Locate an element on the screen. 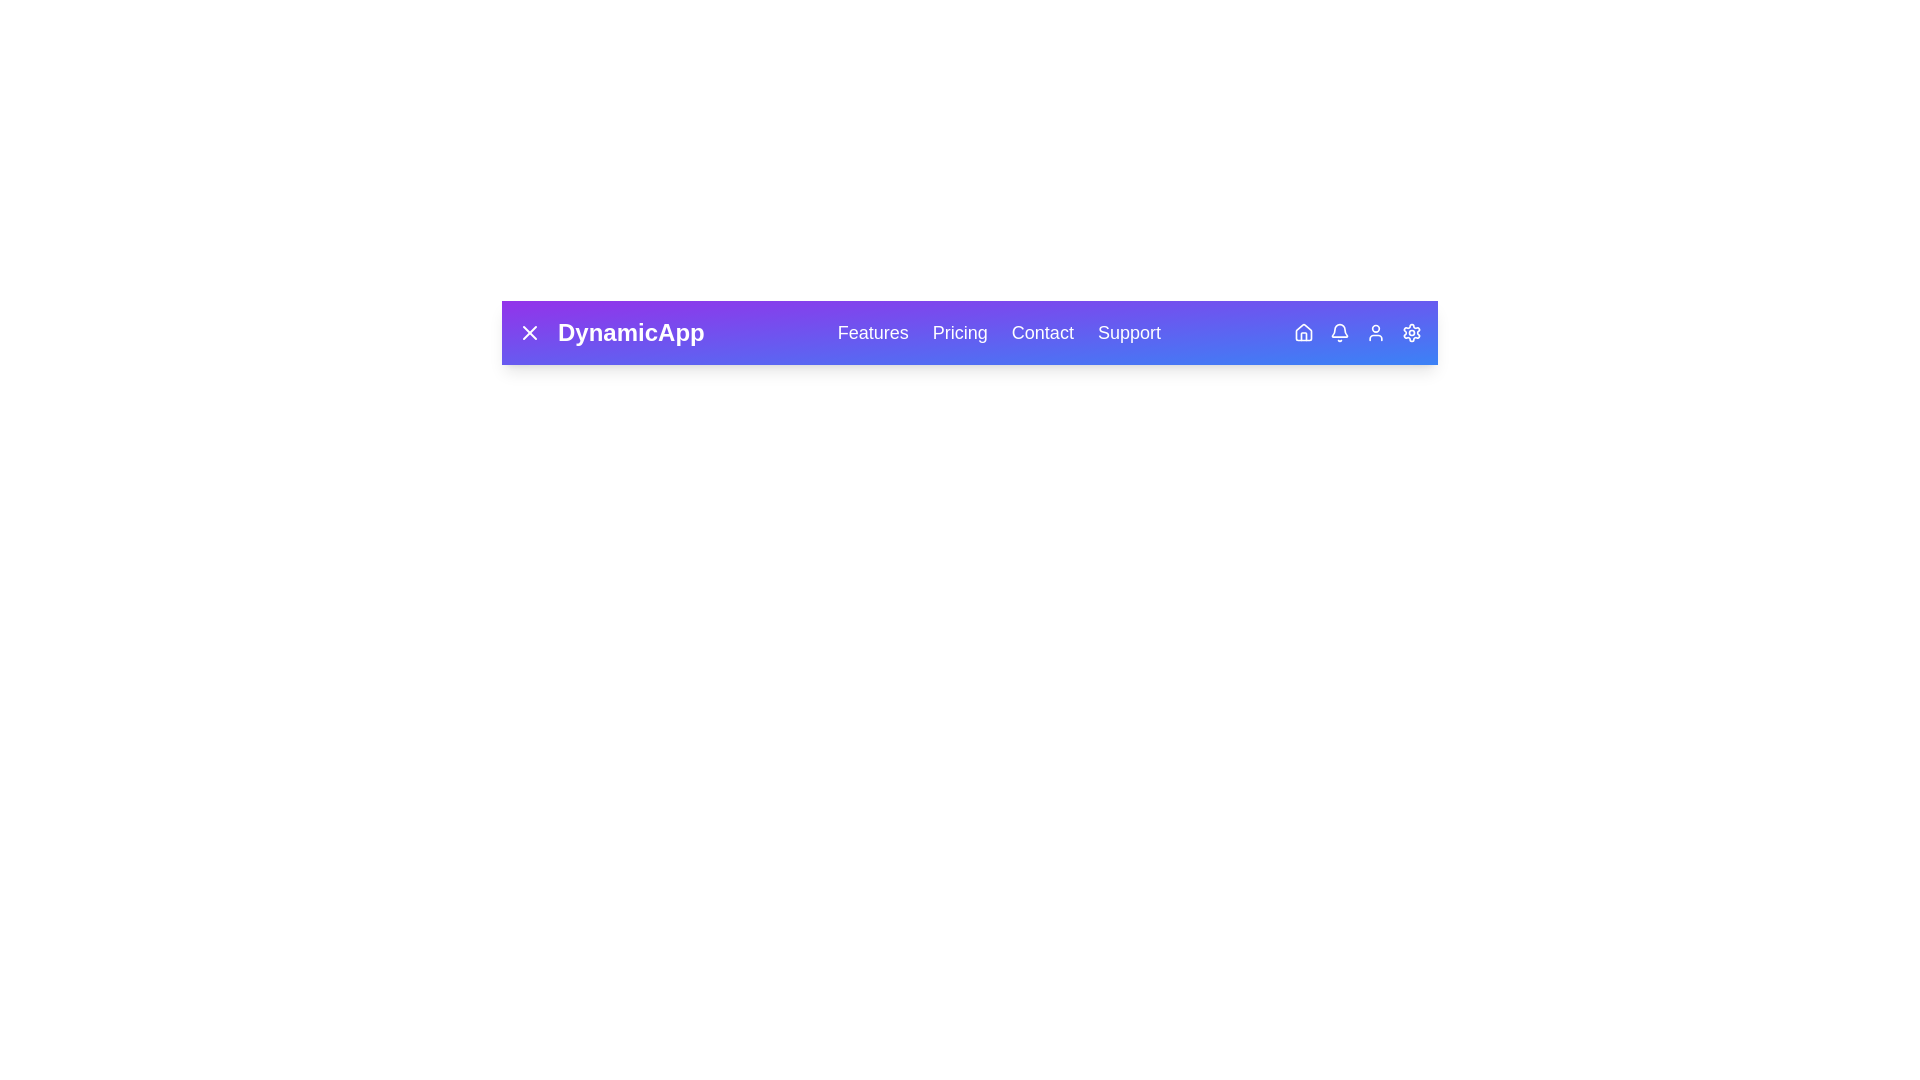 This screenshot has height=1080, width=1920. the Home icon in the DynamicAppBar is located at coordinates (1304, 331).